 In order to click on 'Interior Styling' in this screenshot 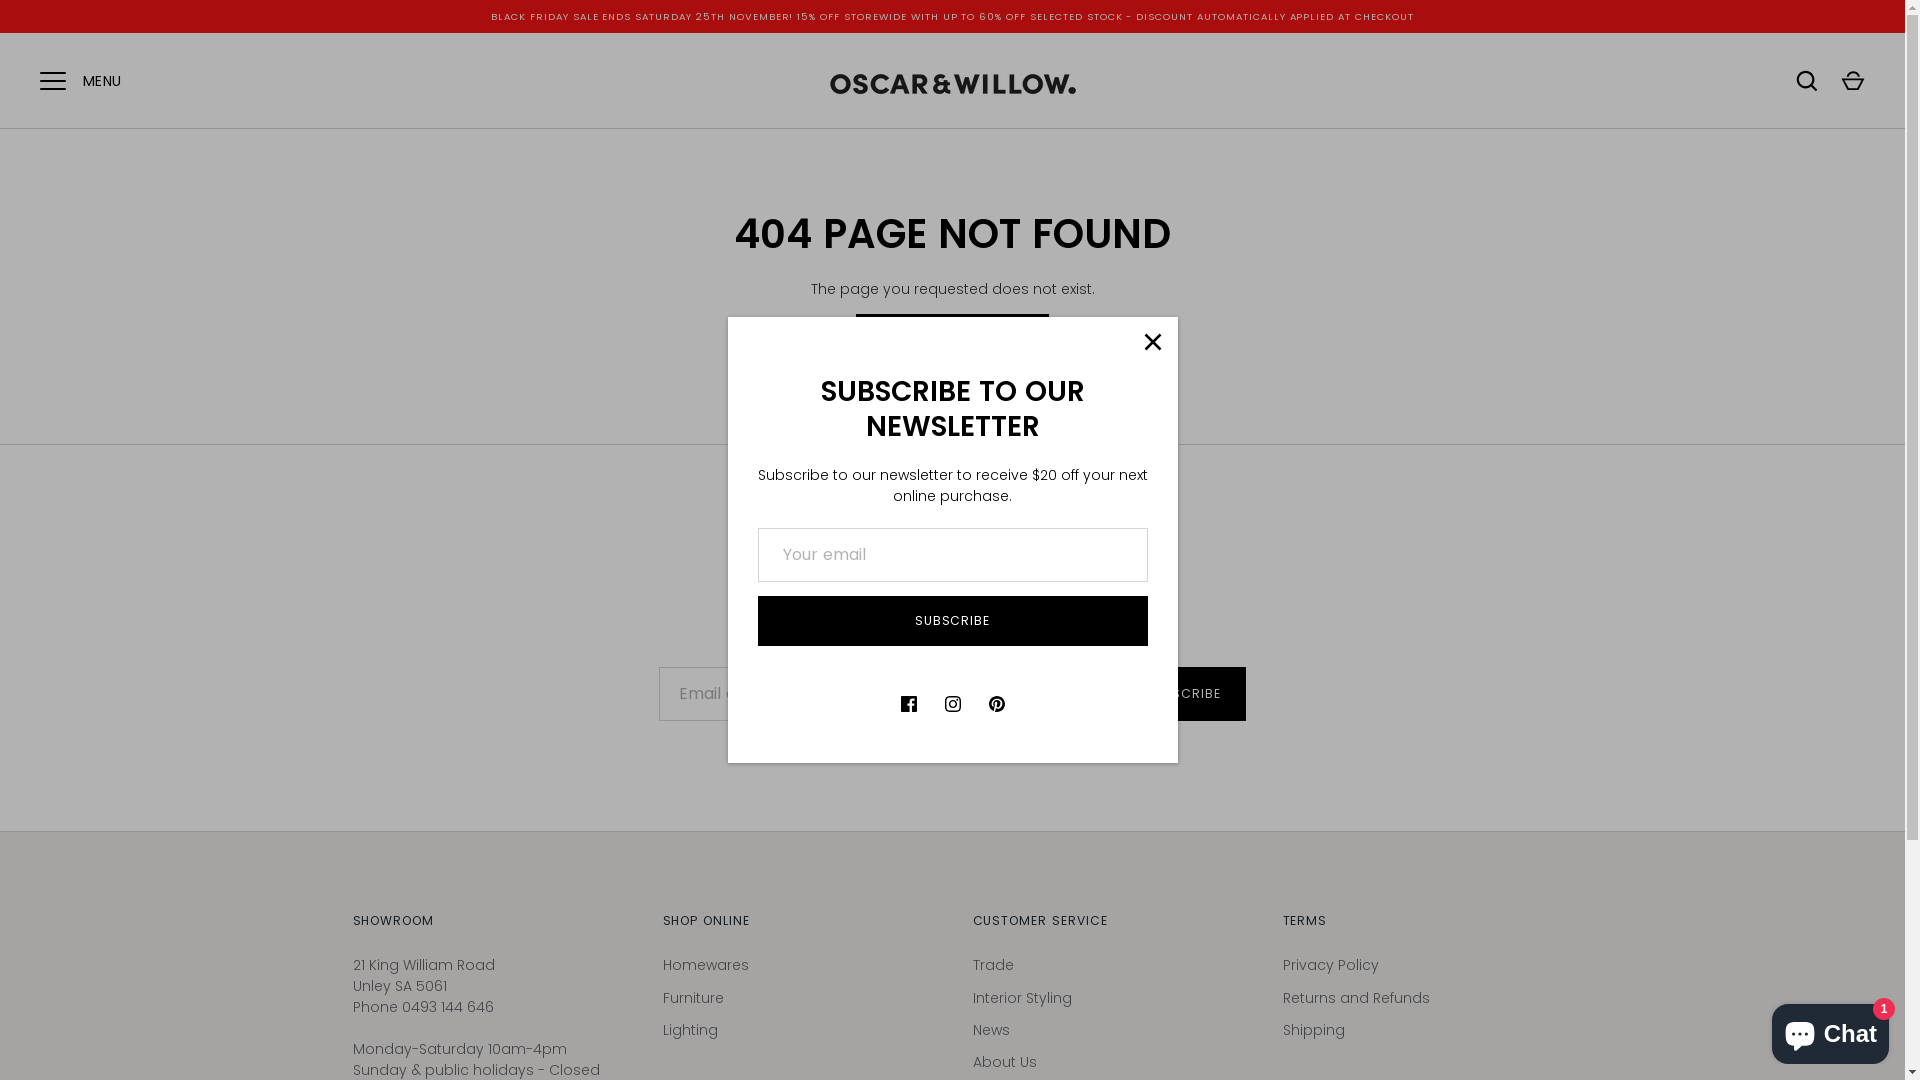, I will do `click(971, 998)`.